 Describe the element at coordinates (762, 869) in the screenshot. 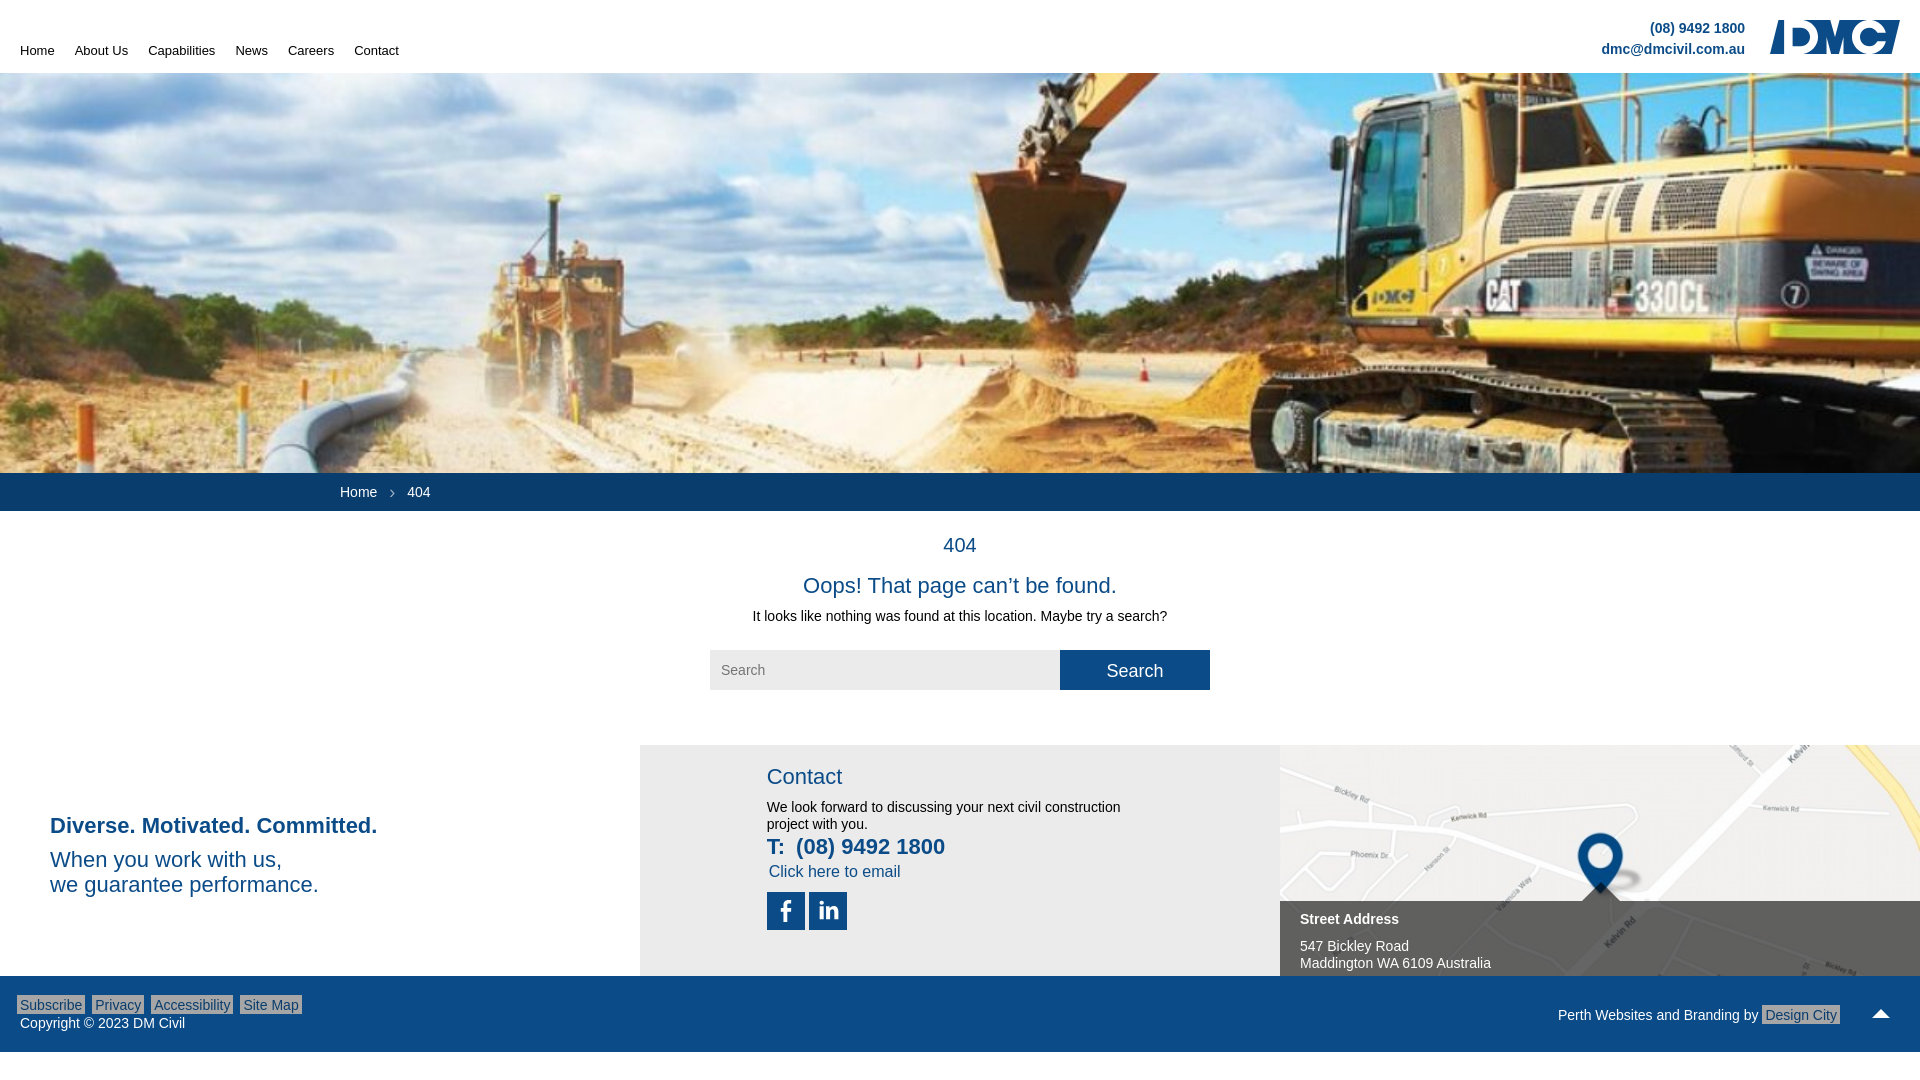

I see `'Click here to email'` at that location.